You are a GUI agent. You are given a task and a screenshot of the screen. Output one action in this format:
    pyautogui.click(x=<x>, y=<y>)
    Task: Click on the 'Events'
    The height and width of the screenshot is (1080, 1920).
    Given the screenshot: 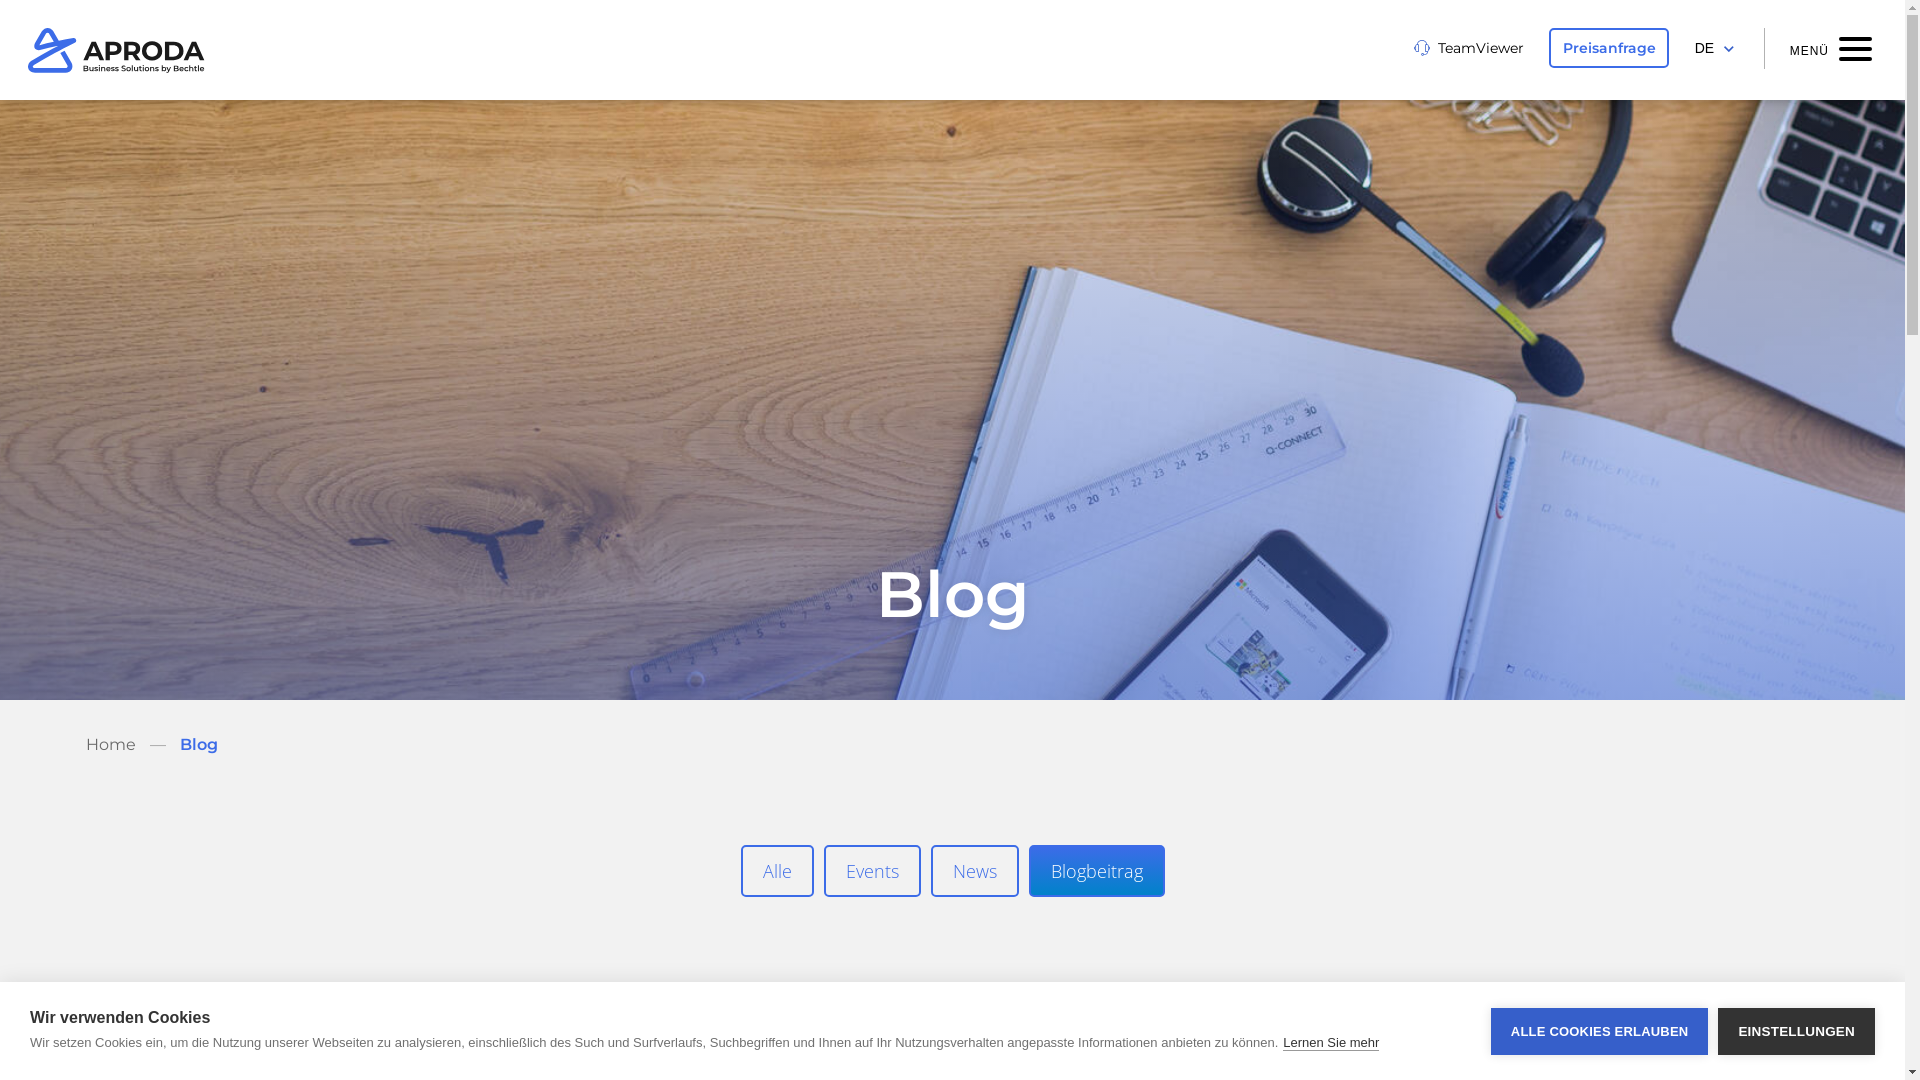 What is the action you would take?
    pyautogui.click(x=872, y=870)
    